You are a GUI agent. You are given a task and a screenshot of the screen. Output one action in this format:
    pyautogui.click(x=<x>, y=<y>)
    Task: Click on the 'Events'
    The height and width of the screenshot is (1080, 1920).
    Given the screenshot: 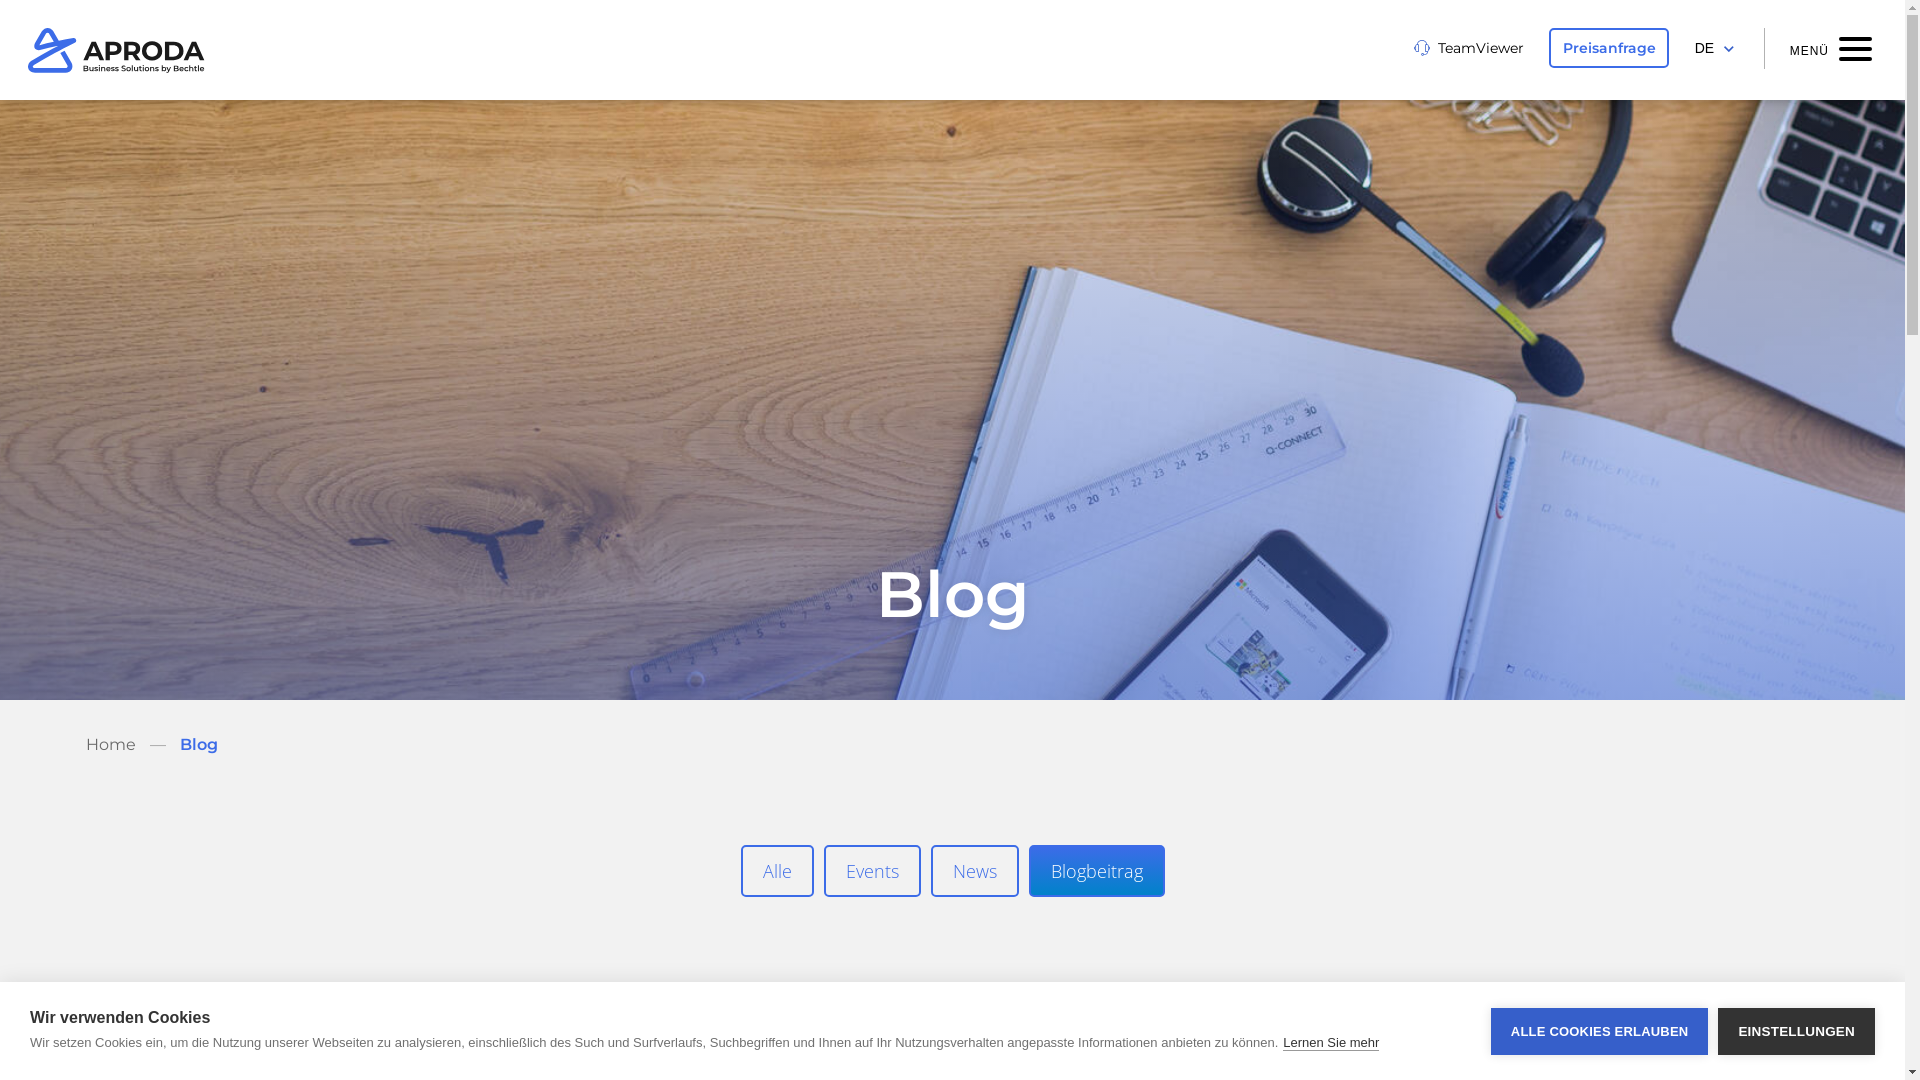 What is the action you would take?
    pyautogui.click(x=872, y=870)
    